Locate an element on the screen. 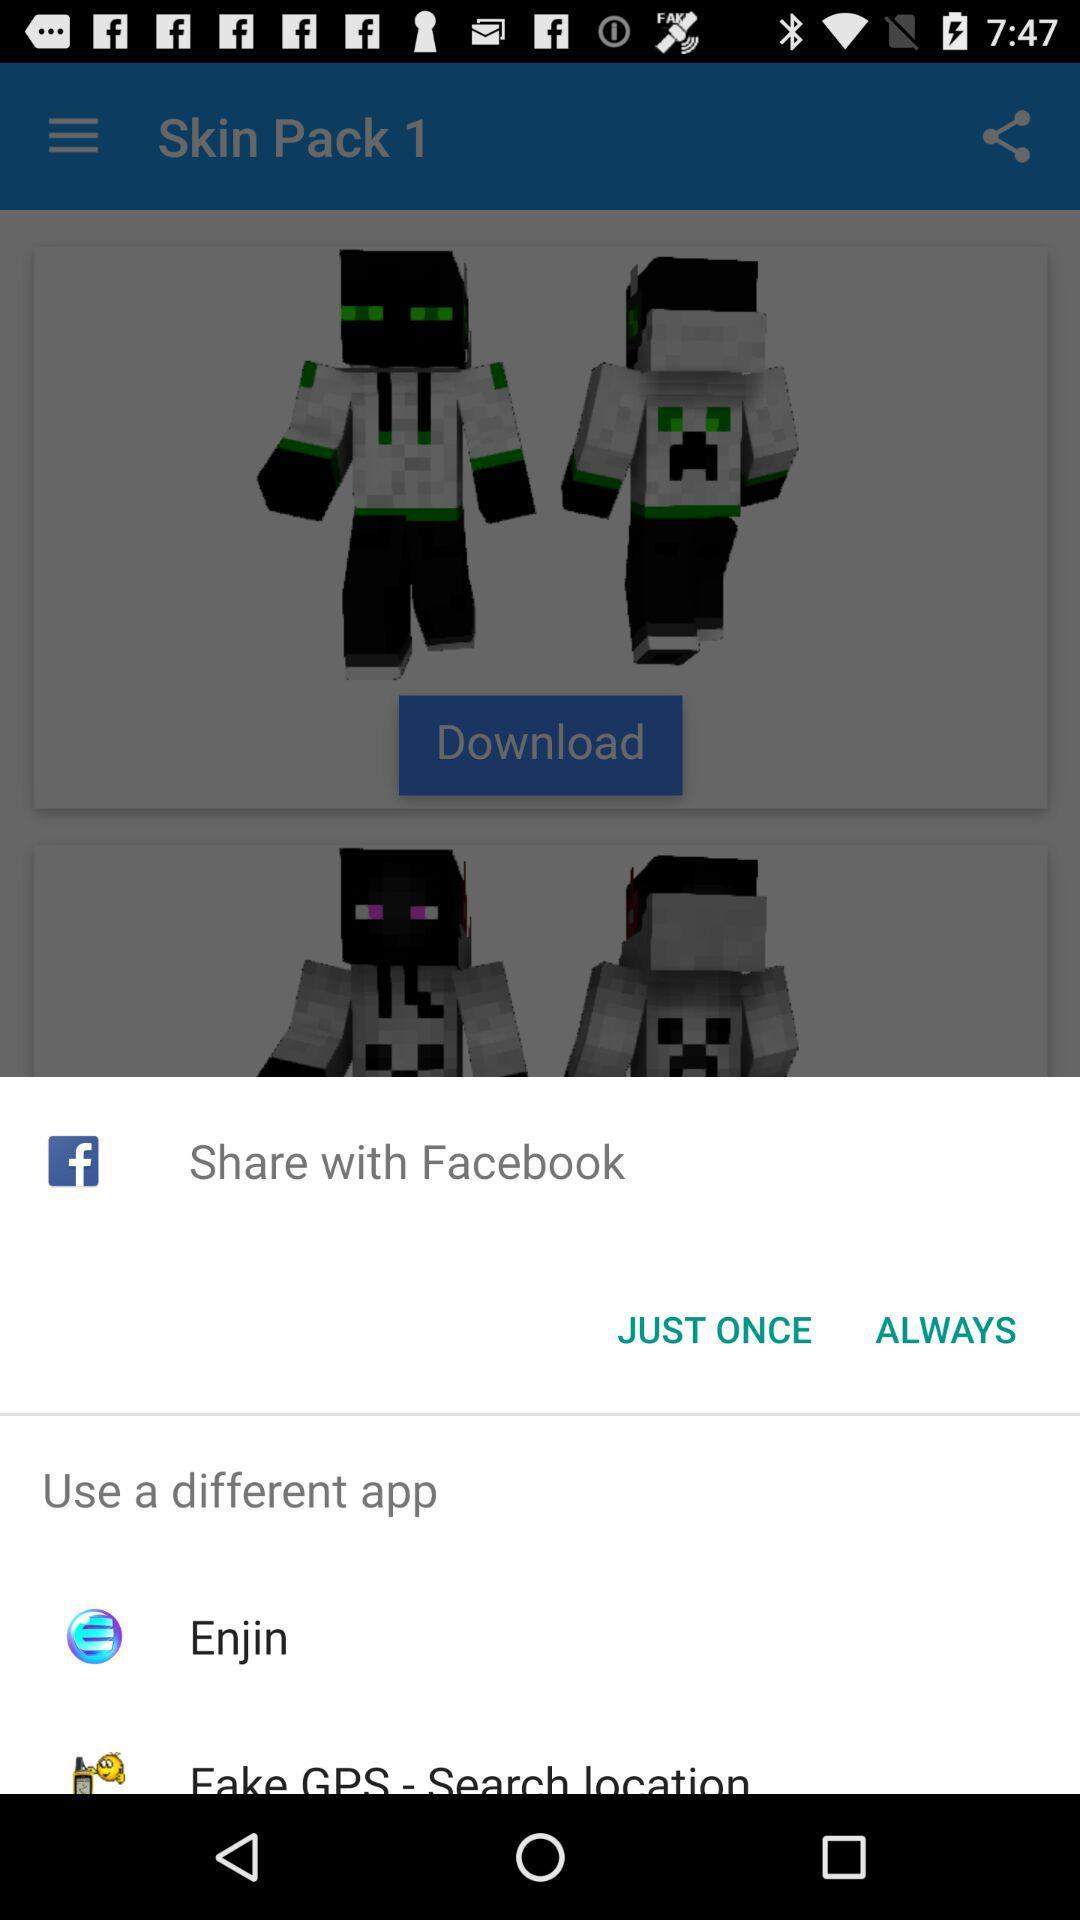  item above fake gps search app is located at coordinates (237, 1636).